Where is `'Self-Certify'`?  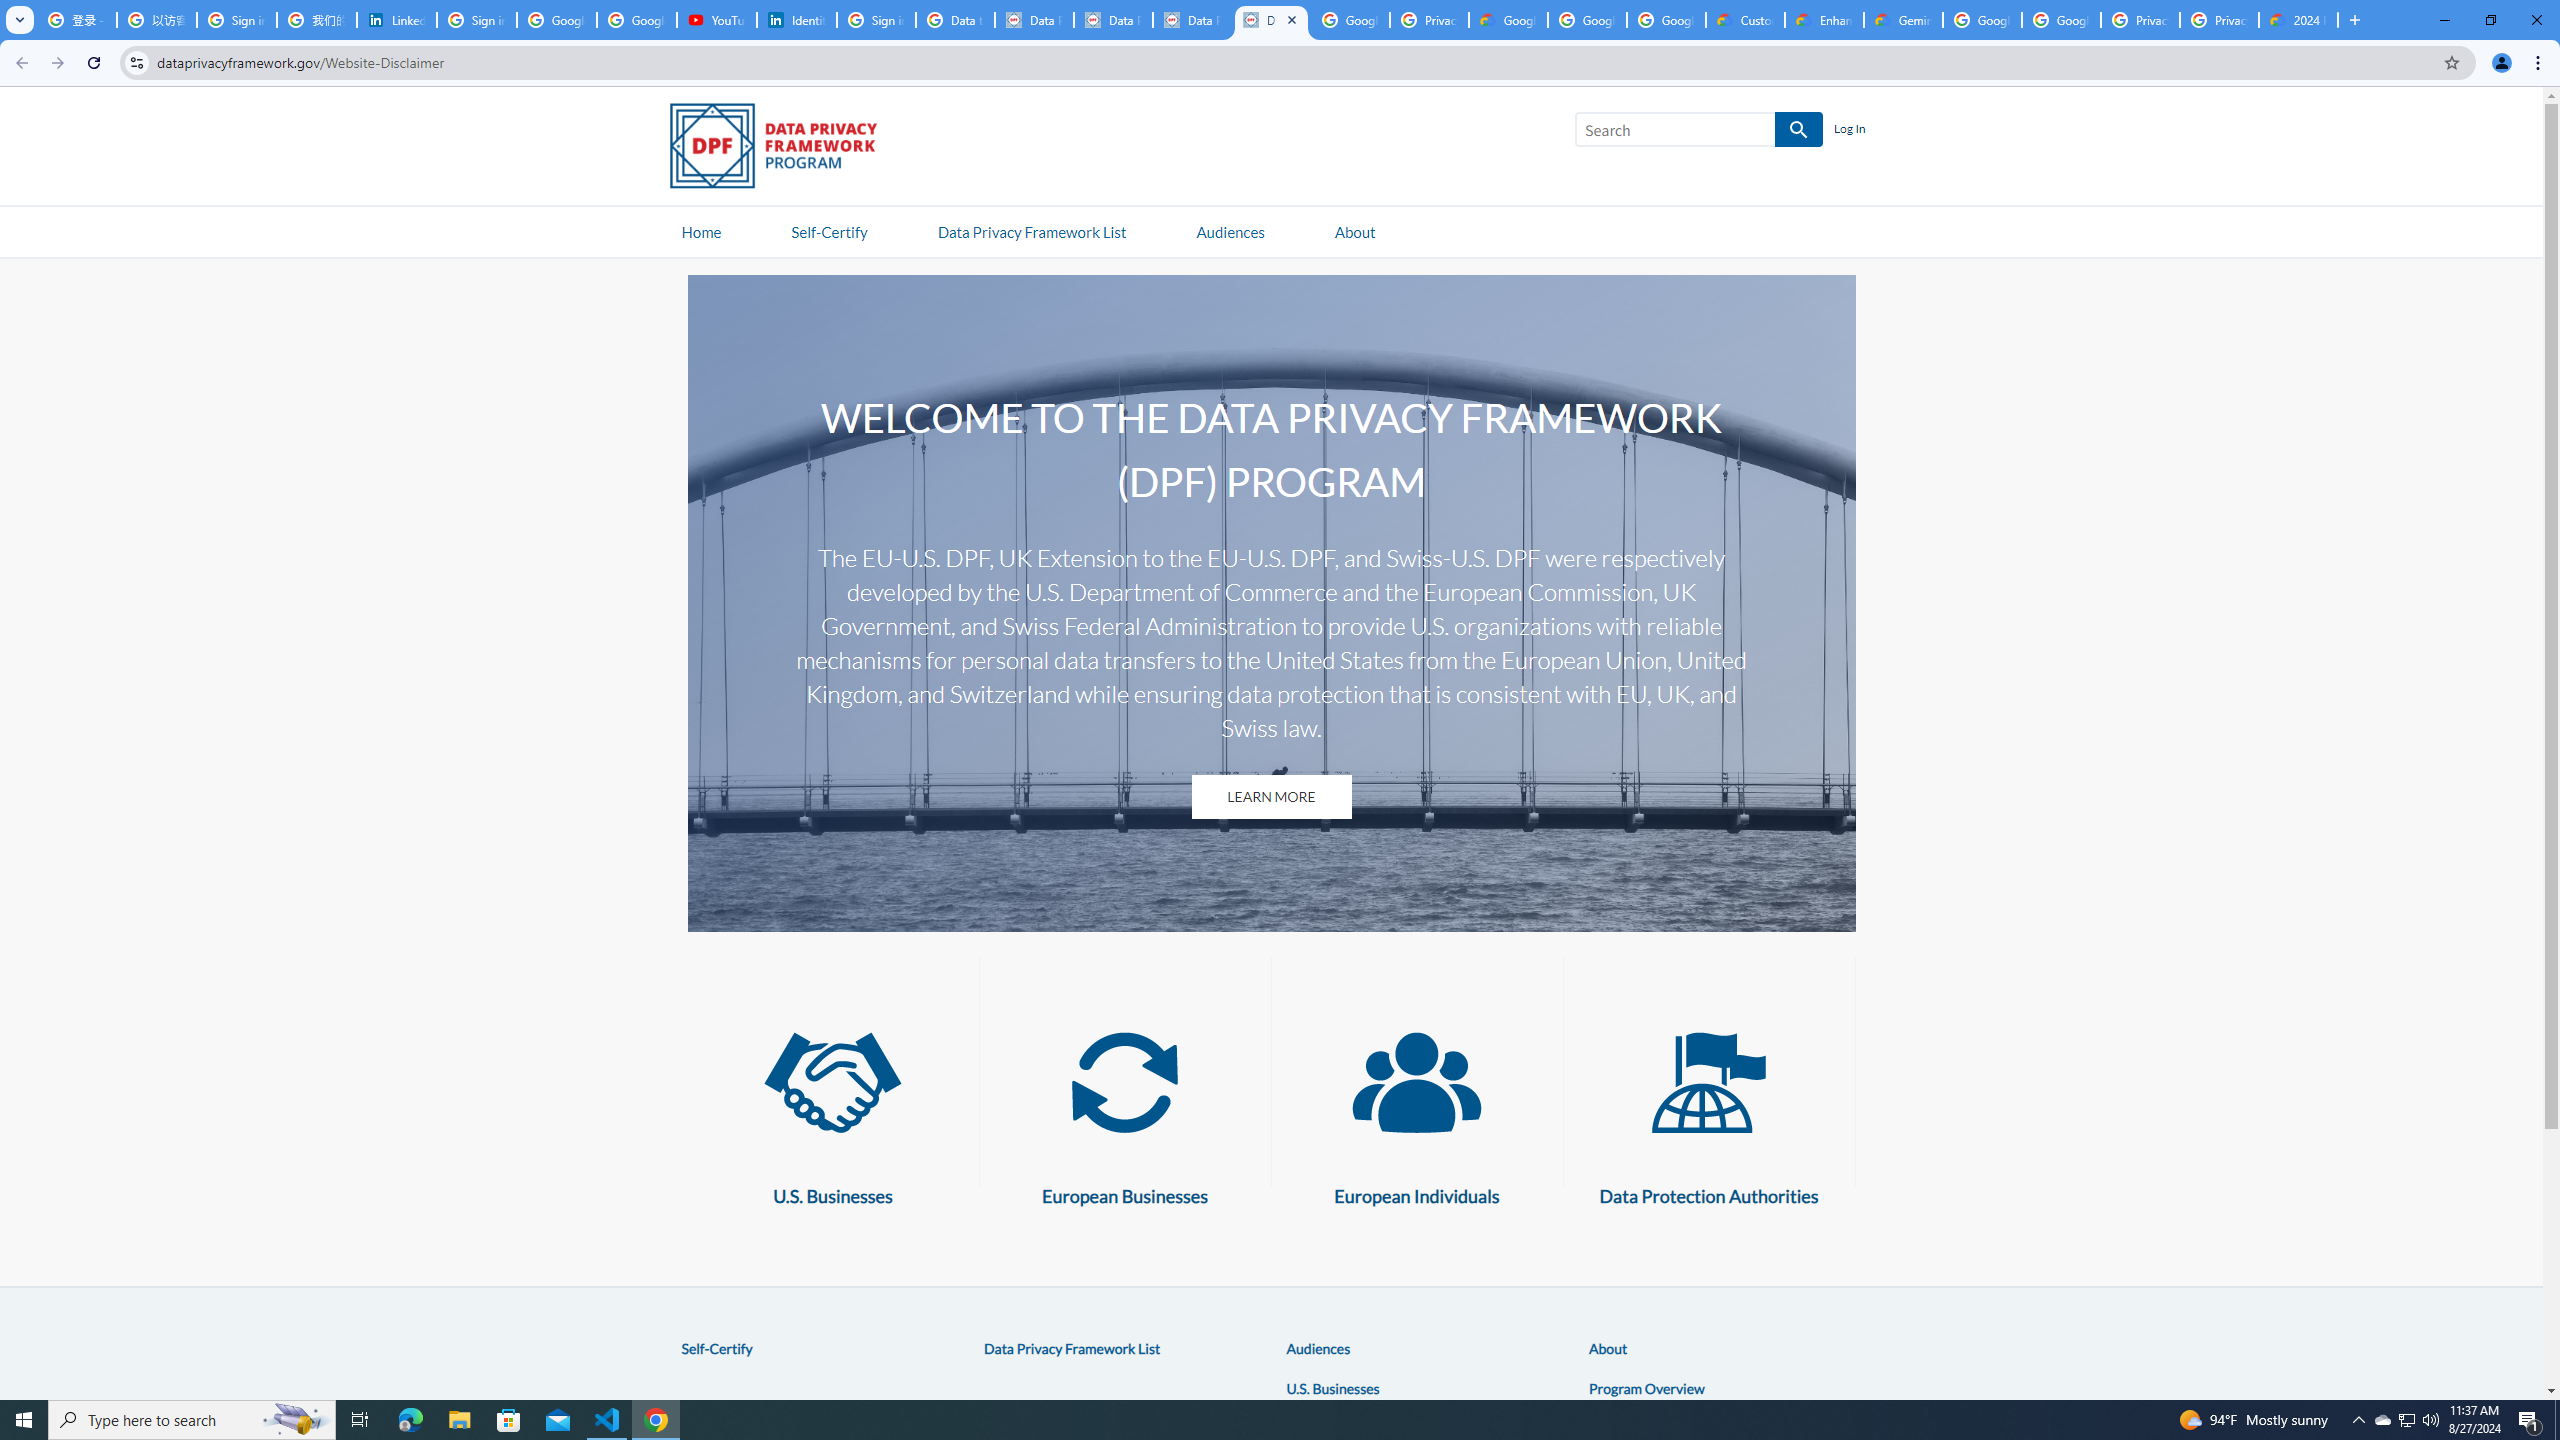 'Self-Certify' is located at coordinates (716, 1347).